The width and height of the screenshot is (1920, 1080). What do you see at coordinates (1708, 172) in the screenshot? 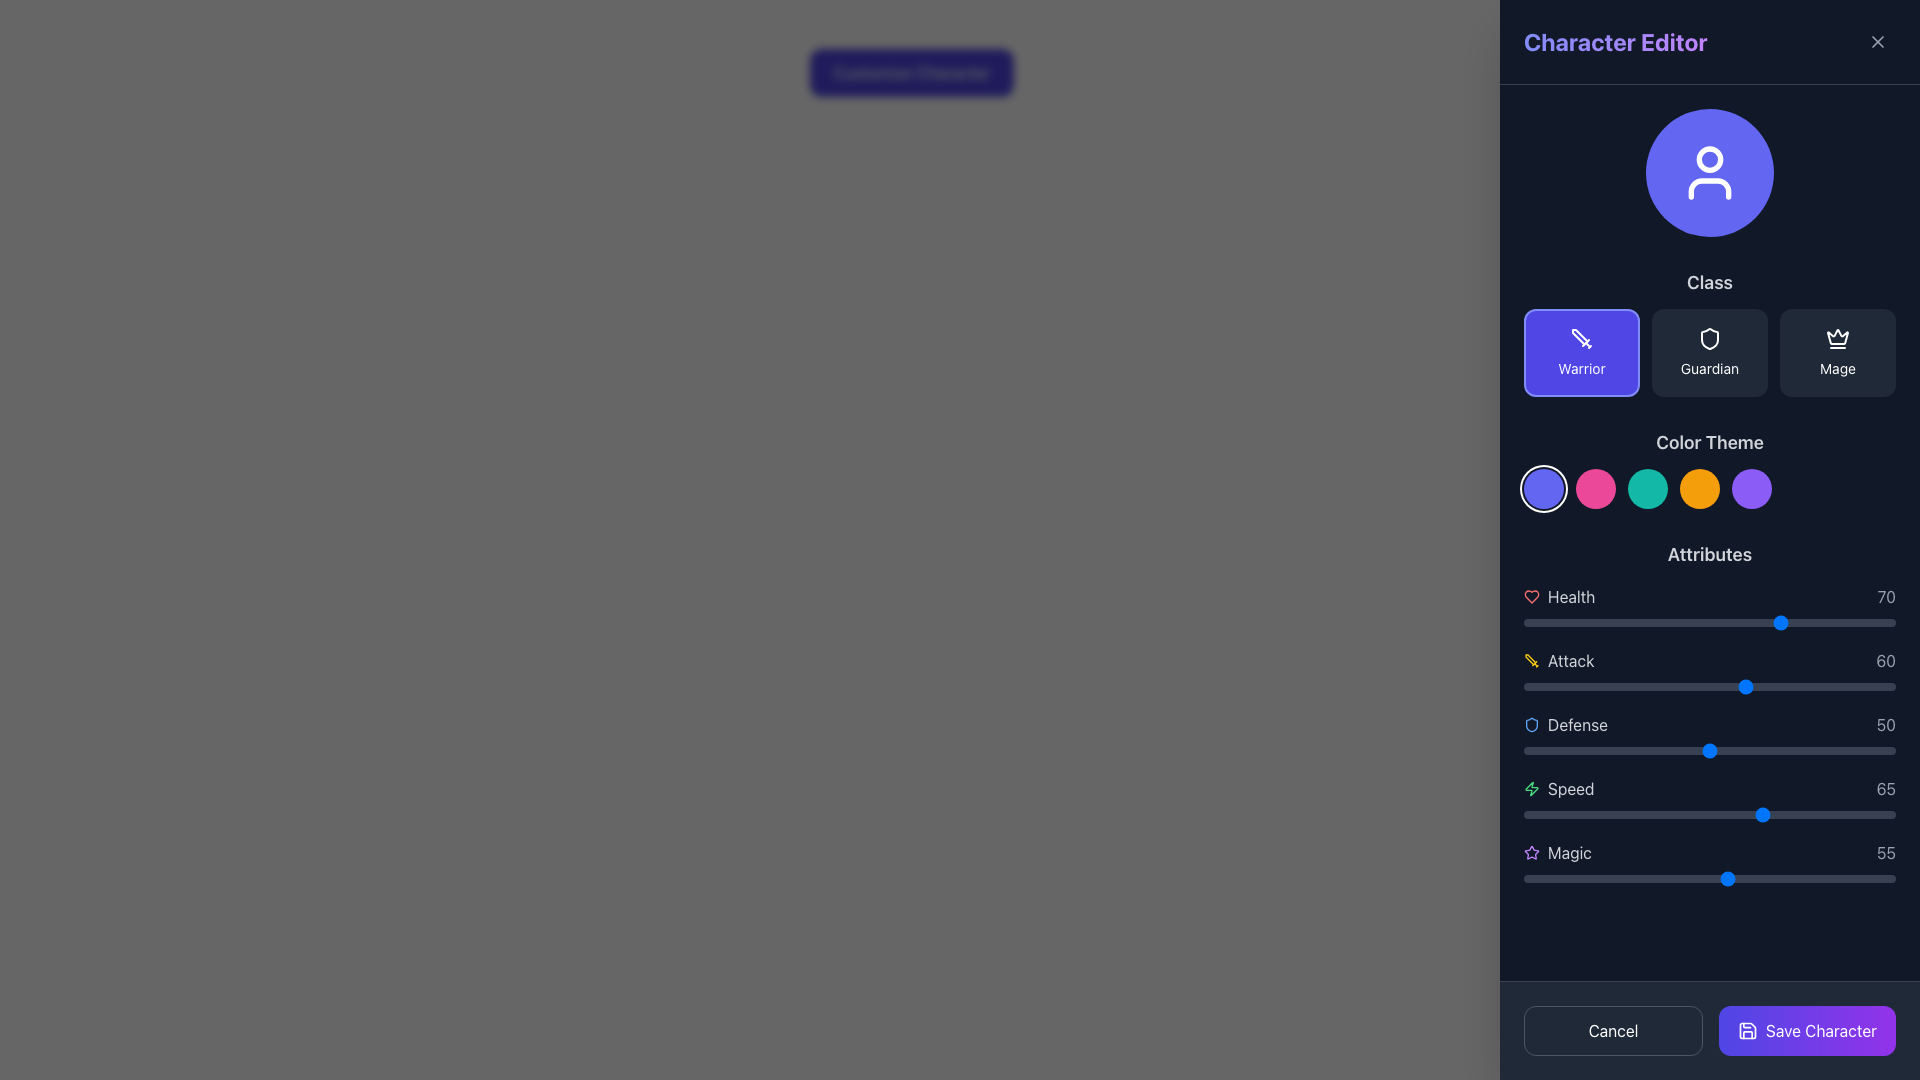
I see `the large circular icon with a purple background and white person silhouette, located in the upper section of the right panel titled 'Character Editor.'` at bounding box center [1708, 172].